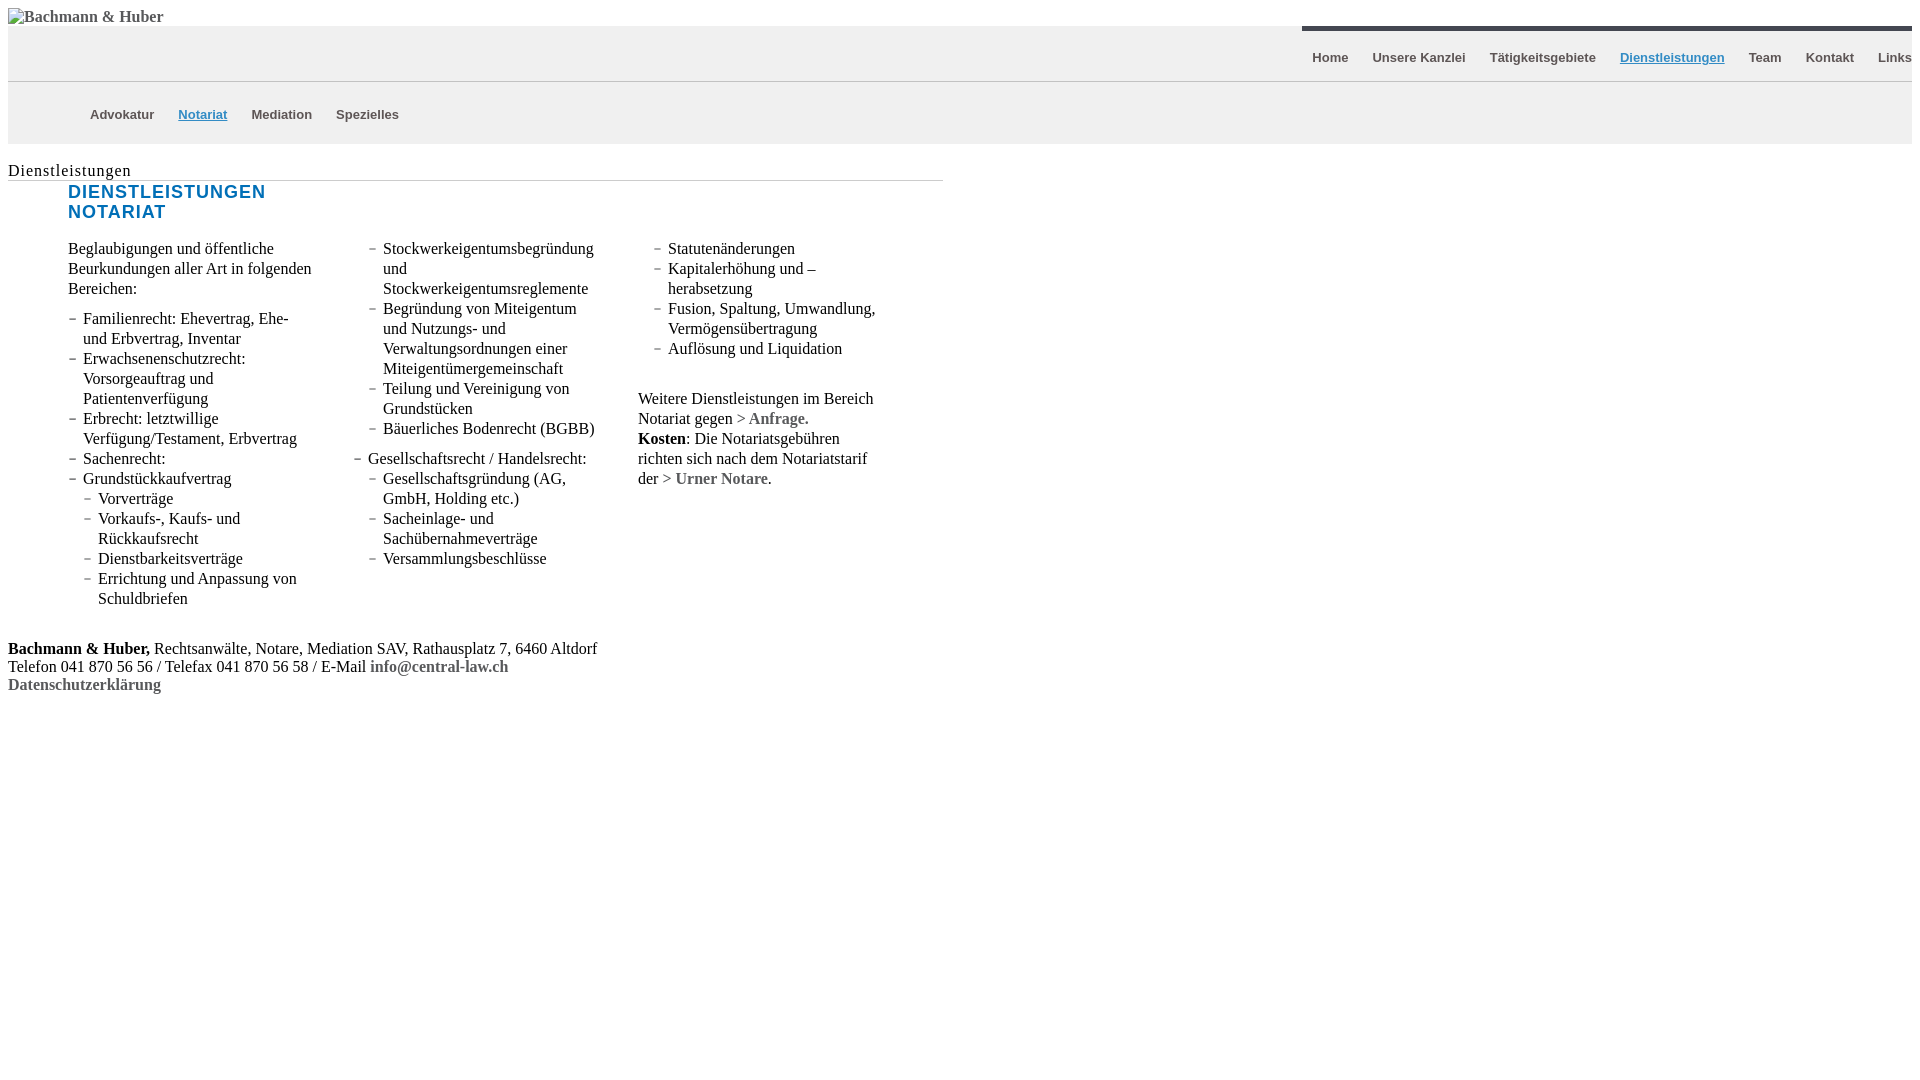  I want to click on 'Kontakt', so click(1829, 56).